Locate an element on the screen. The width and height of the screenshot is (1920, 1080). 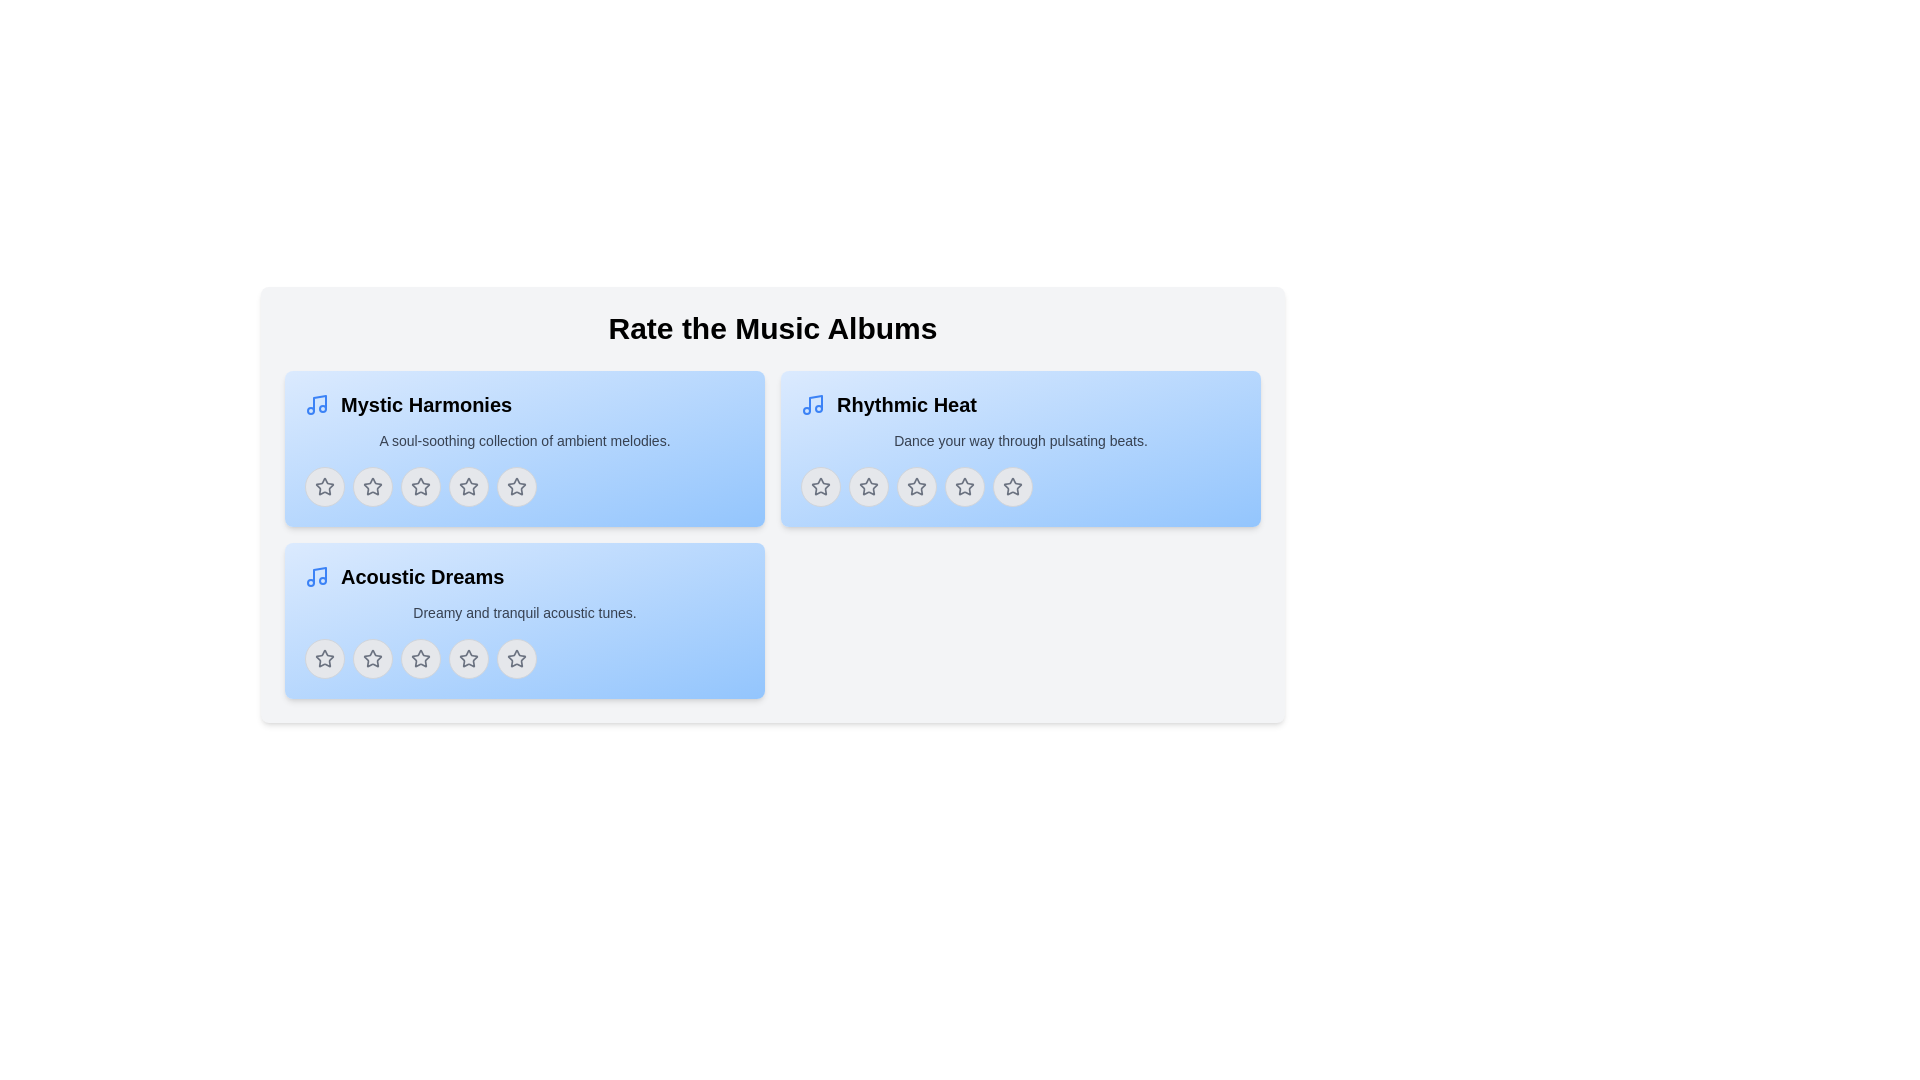
the first star-shaped rating icon in the 'Rhythmic Heat' music album card is located at coordinates (868, 486).